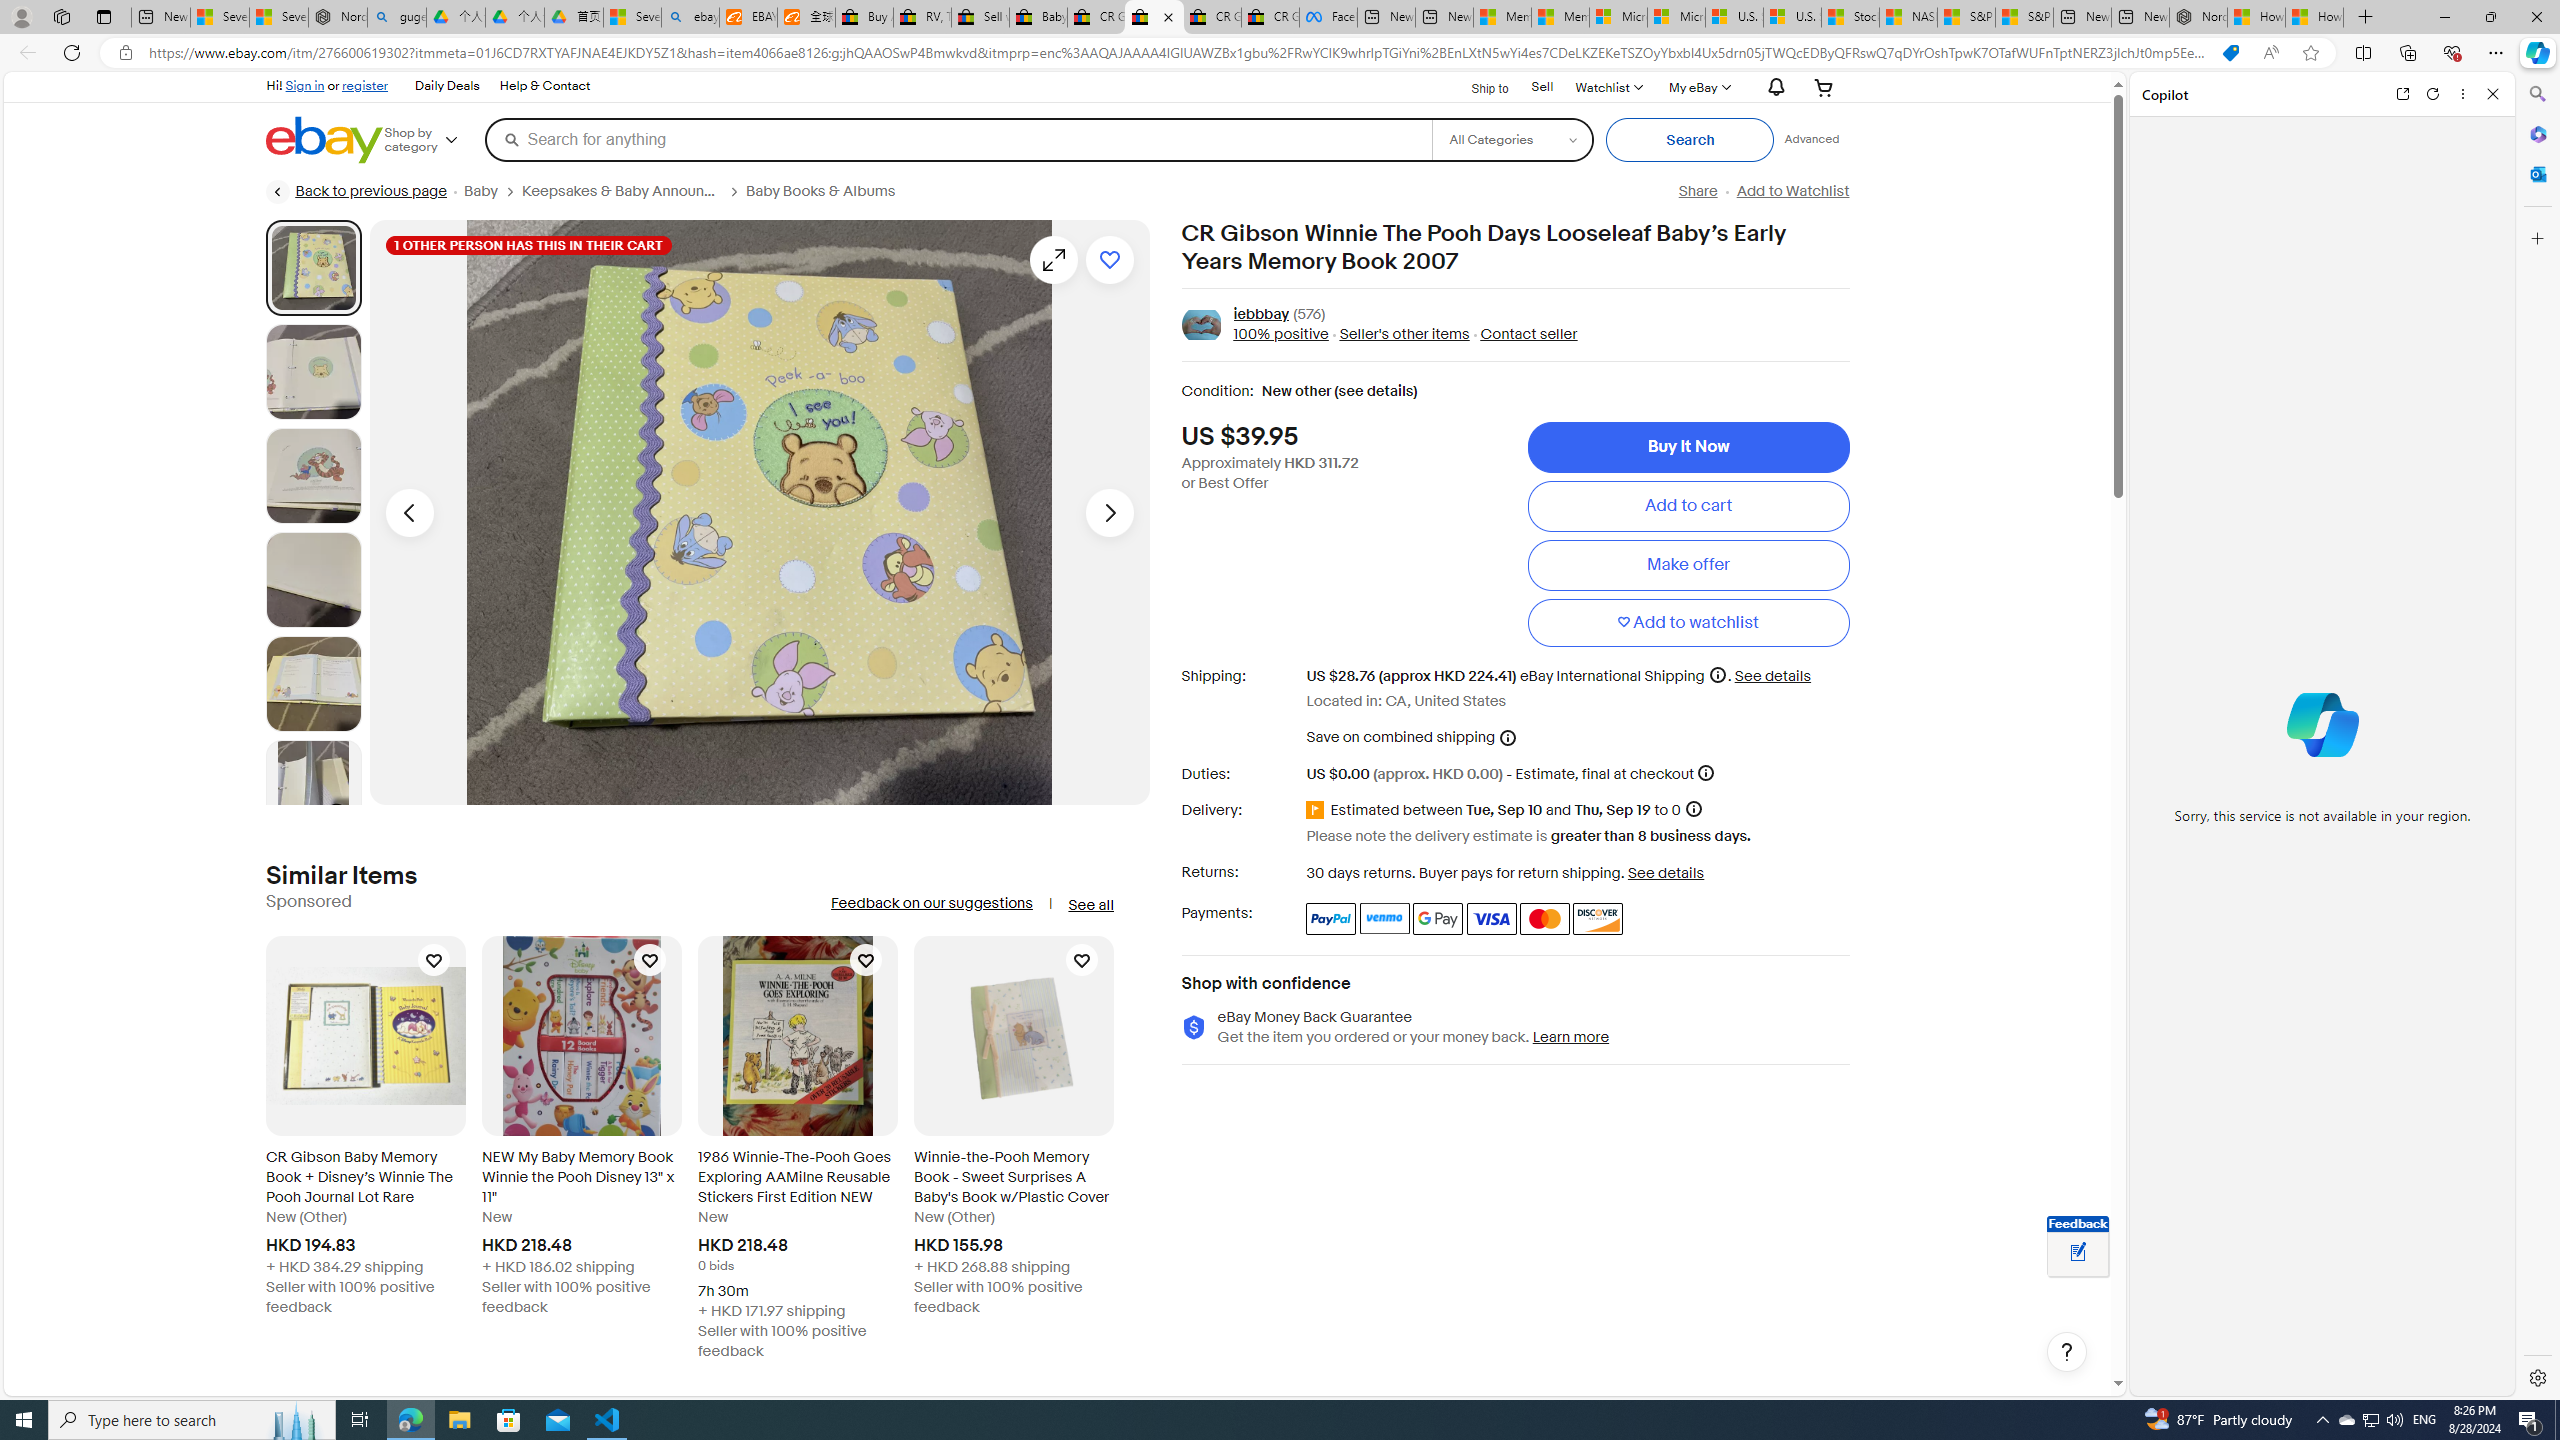  Describe the element at coordinates (2066, 1351) in the screenshot. I see `'Help, opens dialogs'` at that location.